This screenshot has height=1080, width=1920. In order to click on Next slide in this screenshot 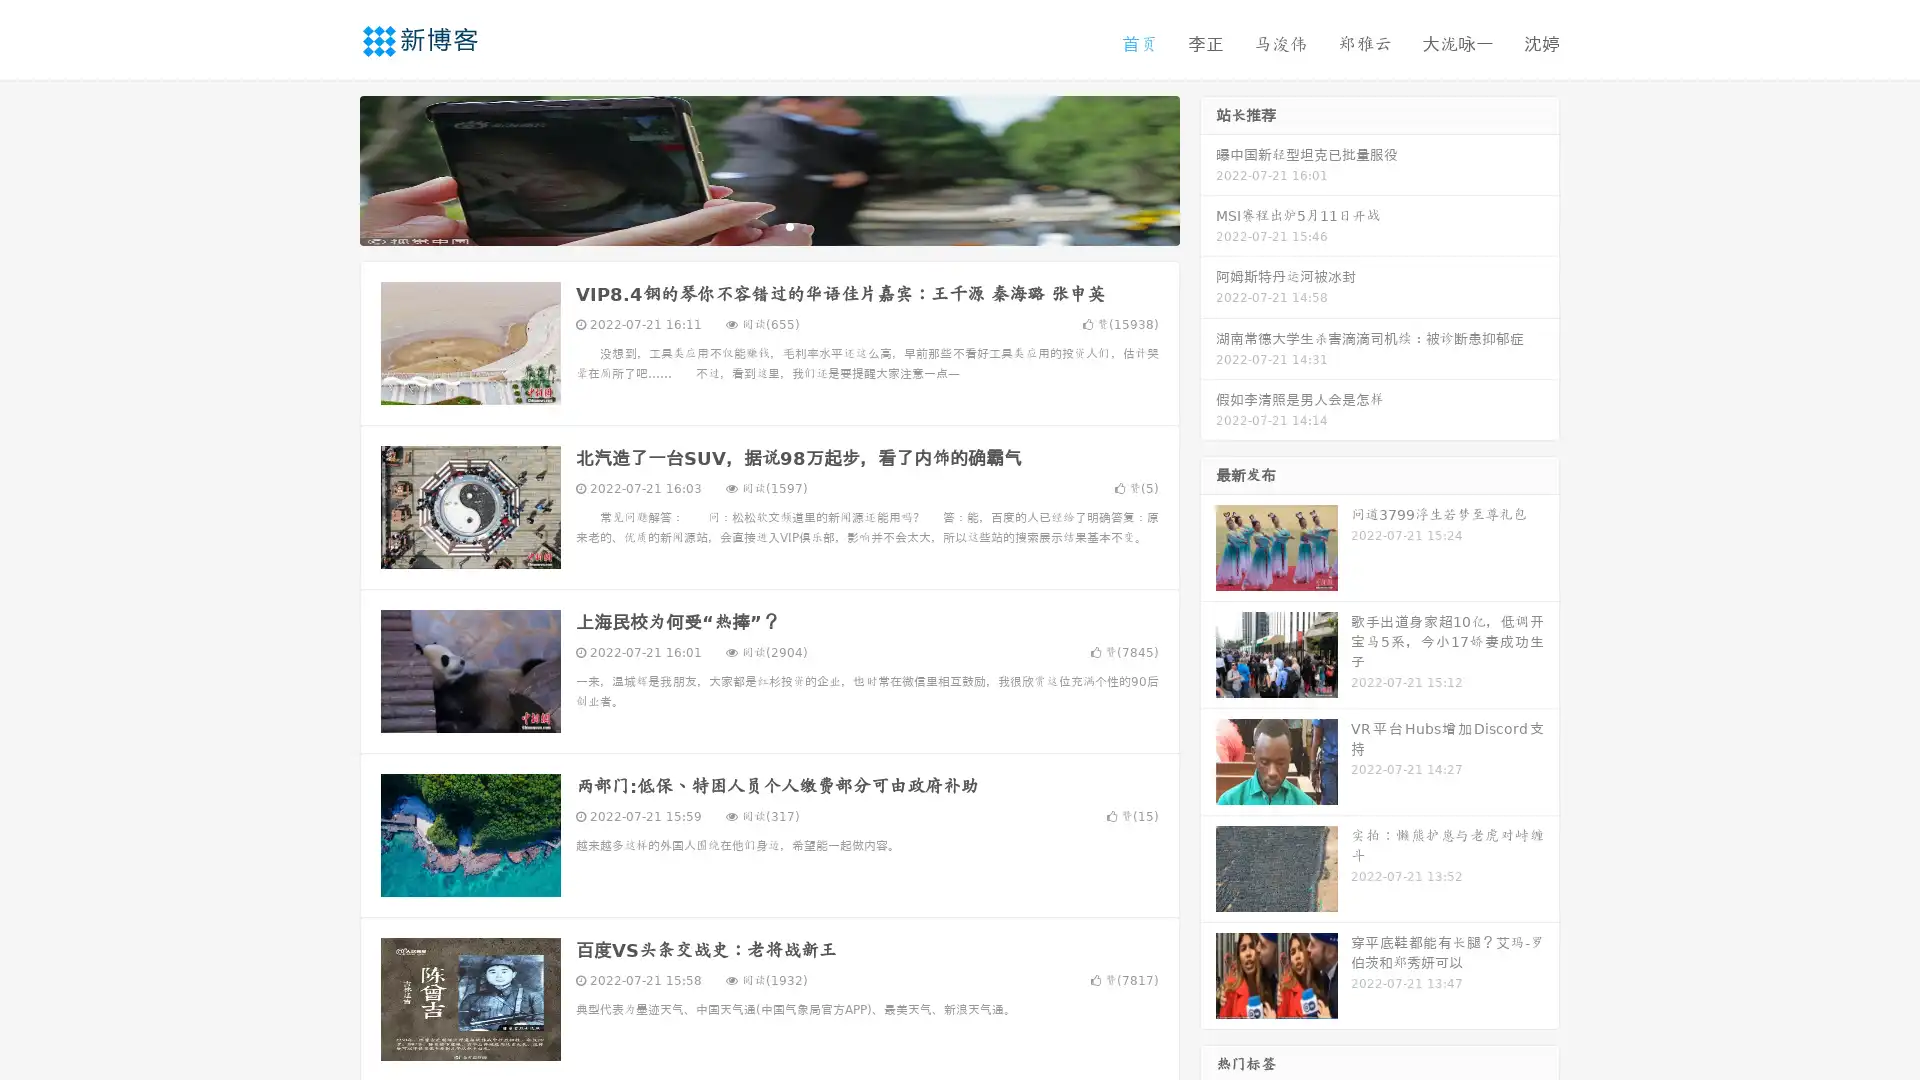, I will do `click(1208, 168)`.